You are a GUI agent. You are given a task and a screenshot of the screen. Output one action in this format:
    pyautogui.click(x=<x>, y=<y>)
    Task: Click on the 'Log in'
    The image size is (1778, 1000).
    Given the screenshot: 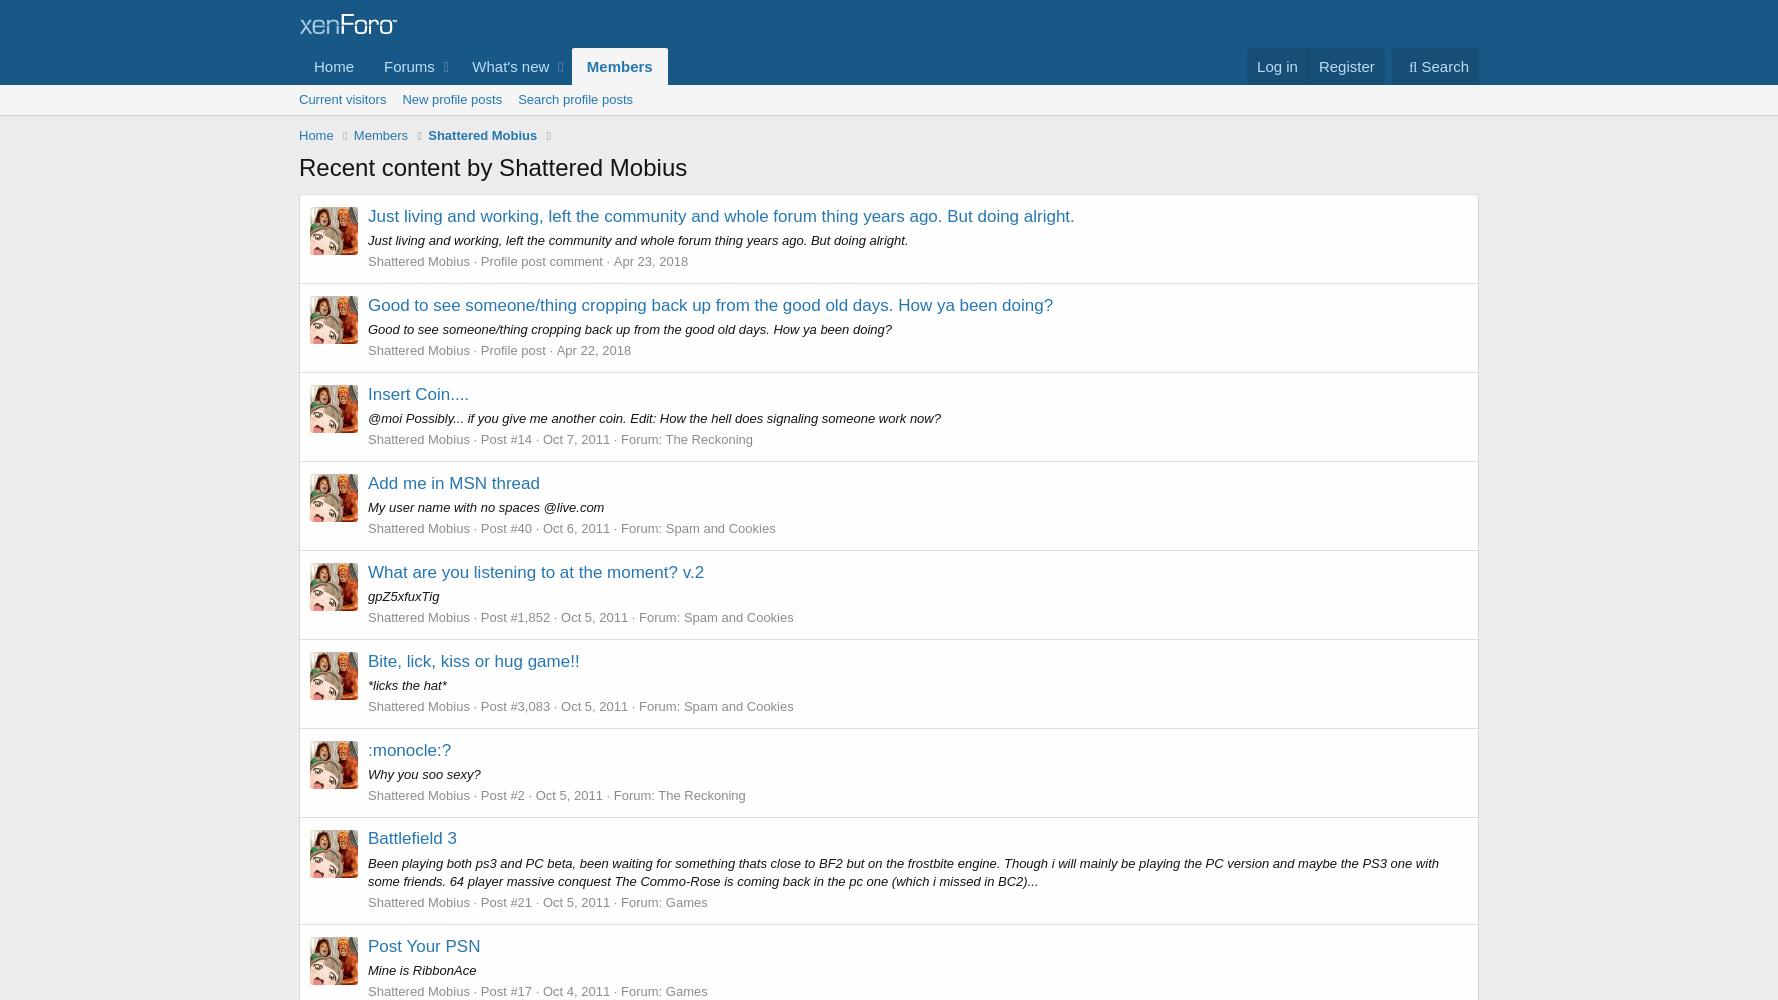 What is the action you would take?
    pyautogui.click(x=1276, y=65)
    